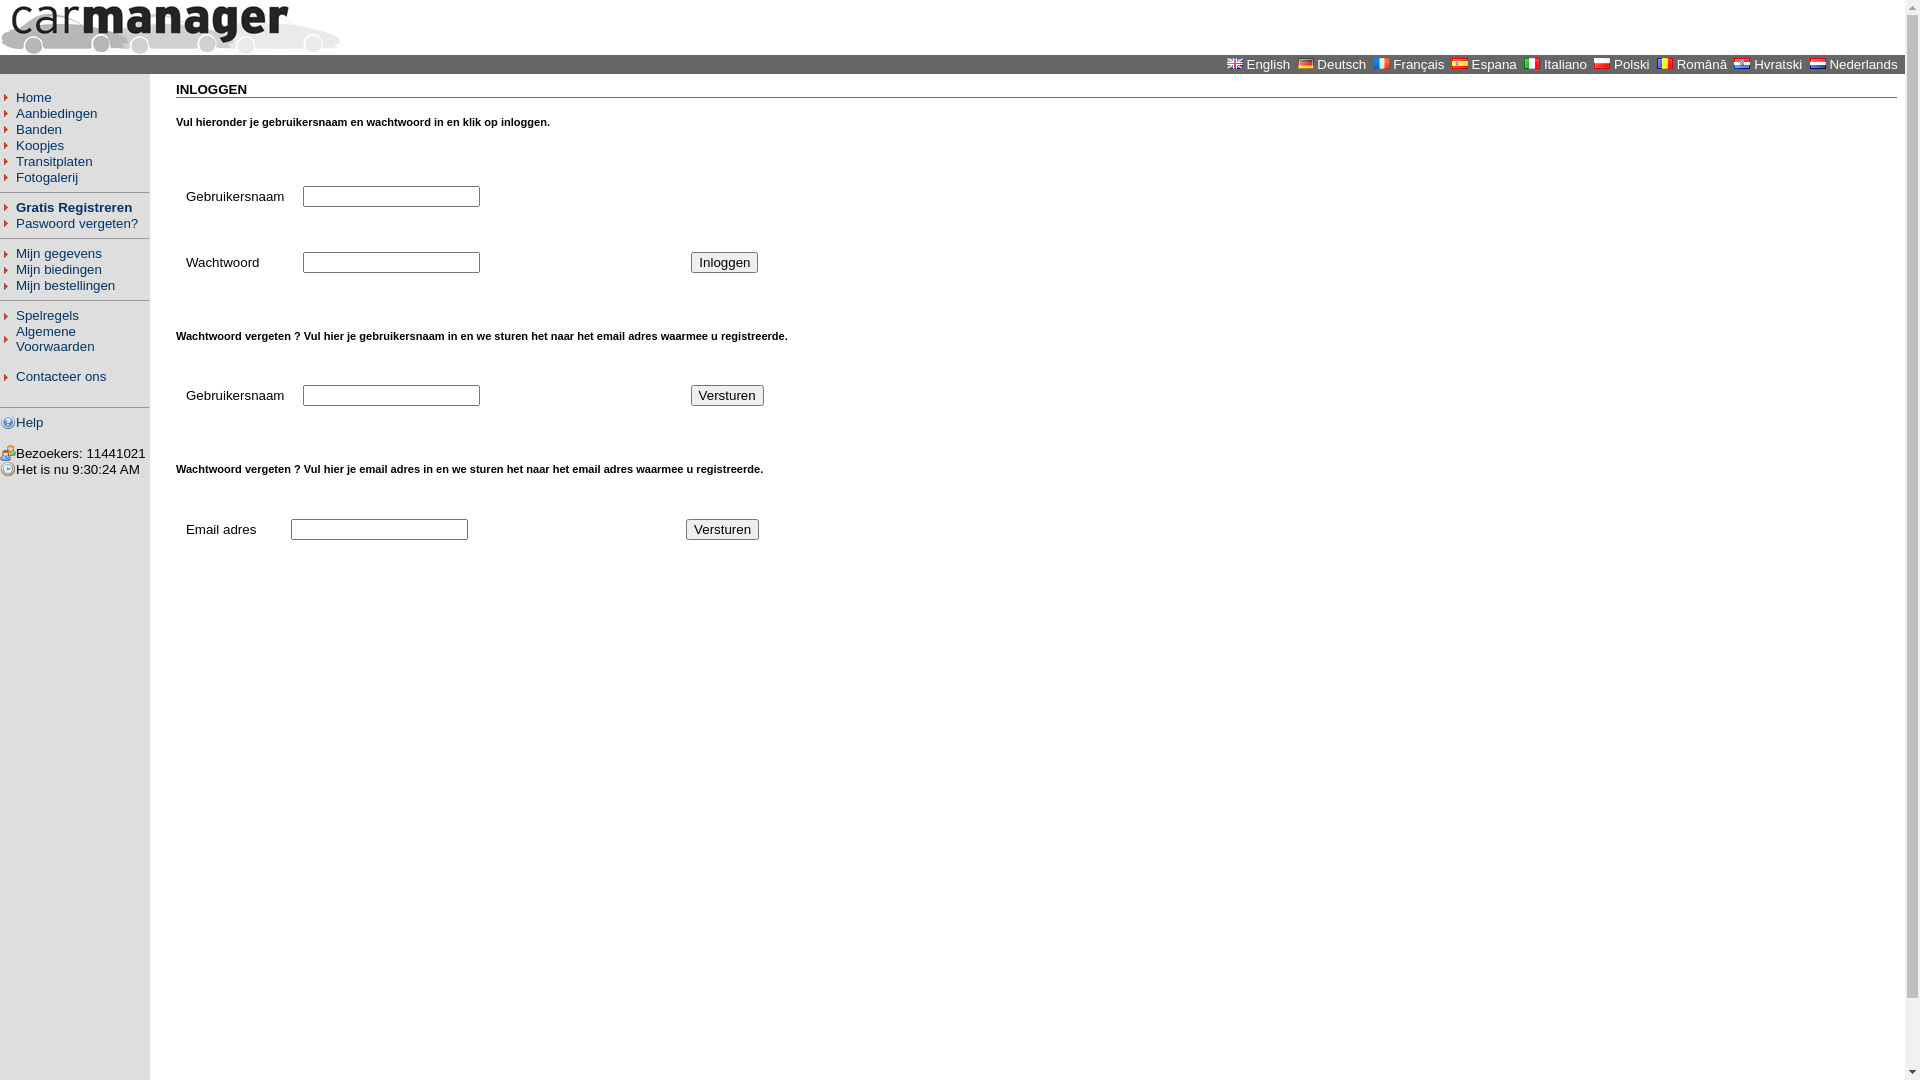  I want to click on 'Deutsch', so click(1341, 63).